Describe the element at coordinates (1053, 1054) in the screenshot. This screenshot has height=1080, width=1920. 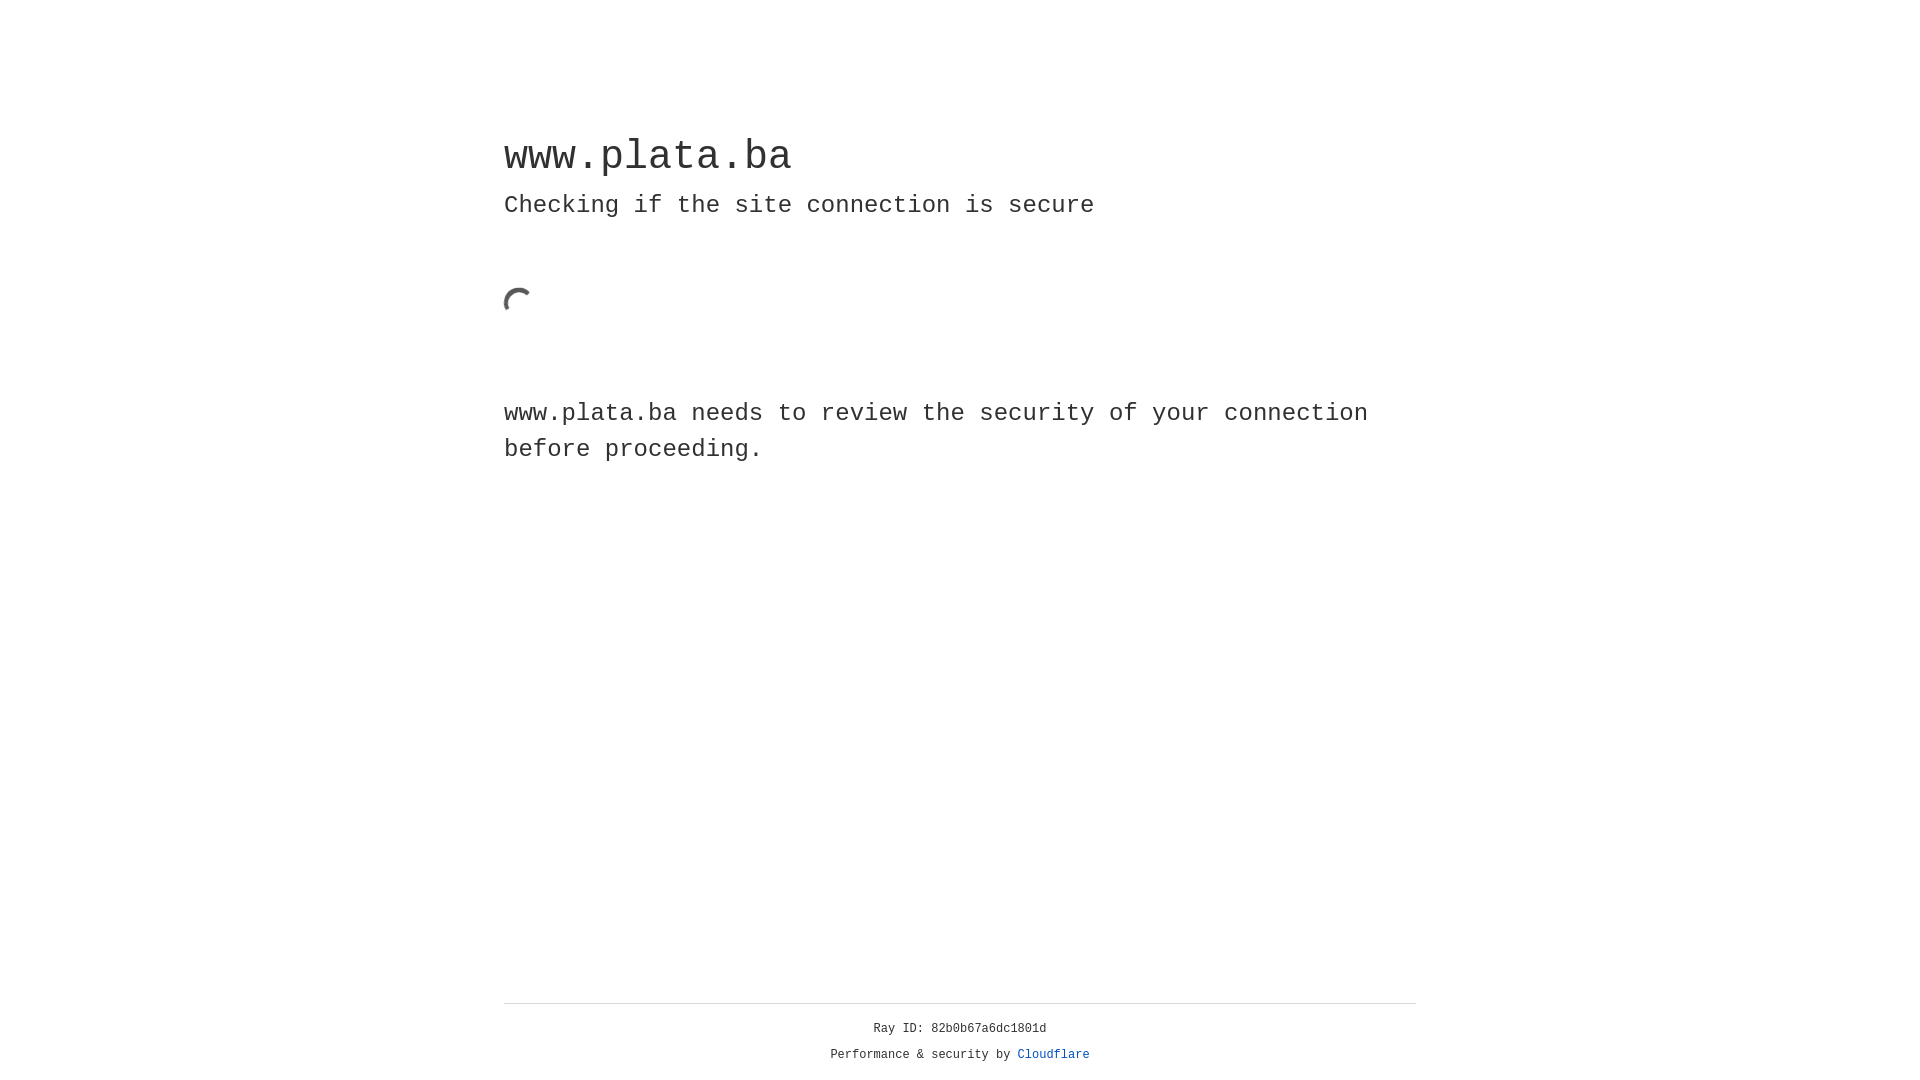
I see `'Cloudflare'` at that location.